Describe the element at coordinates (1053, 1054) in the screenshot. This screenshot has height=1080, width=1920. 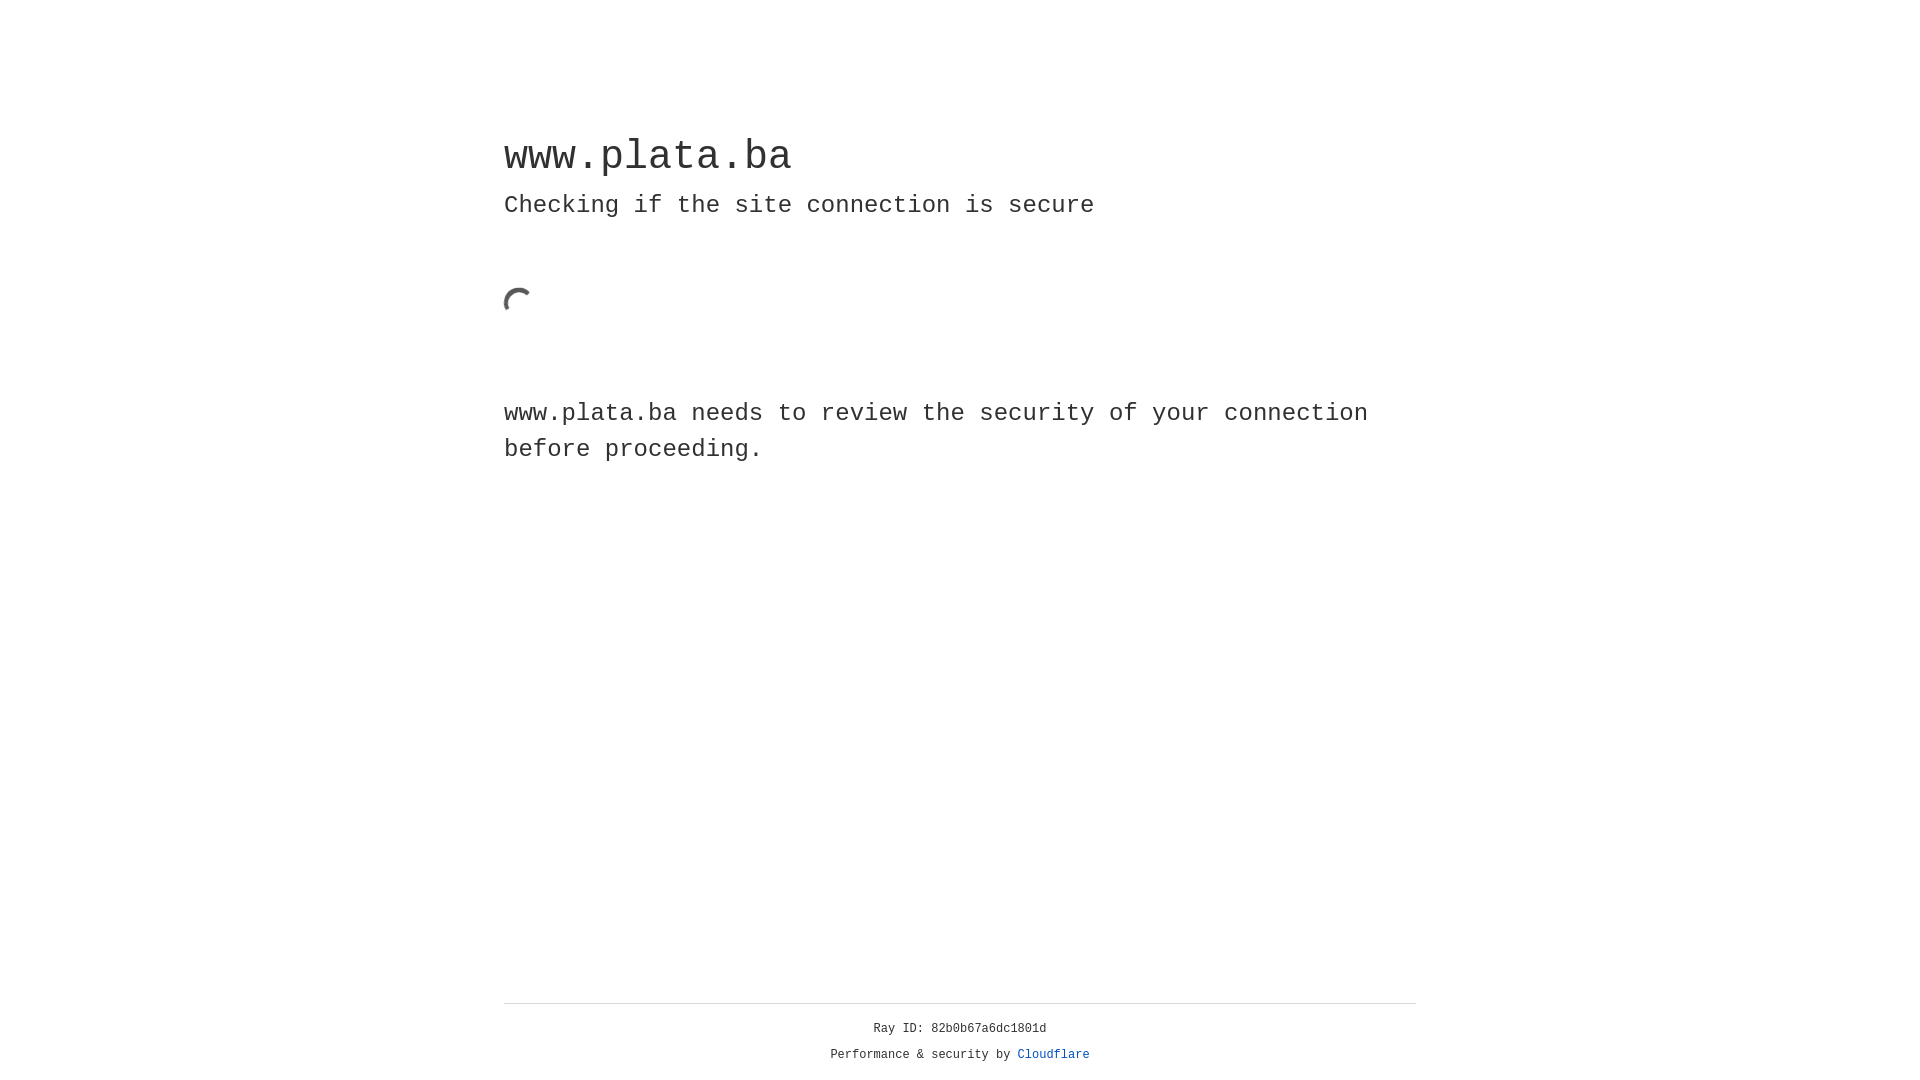
I see `'Cloudflare'` at that location.